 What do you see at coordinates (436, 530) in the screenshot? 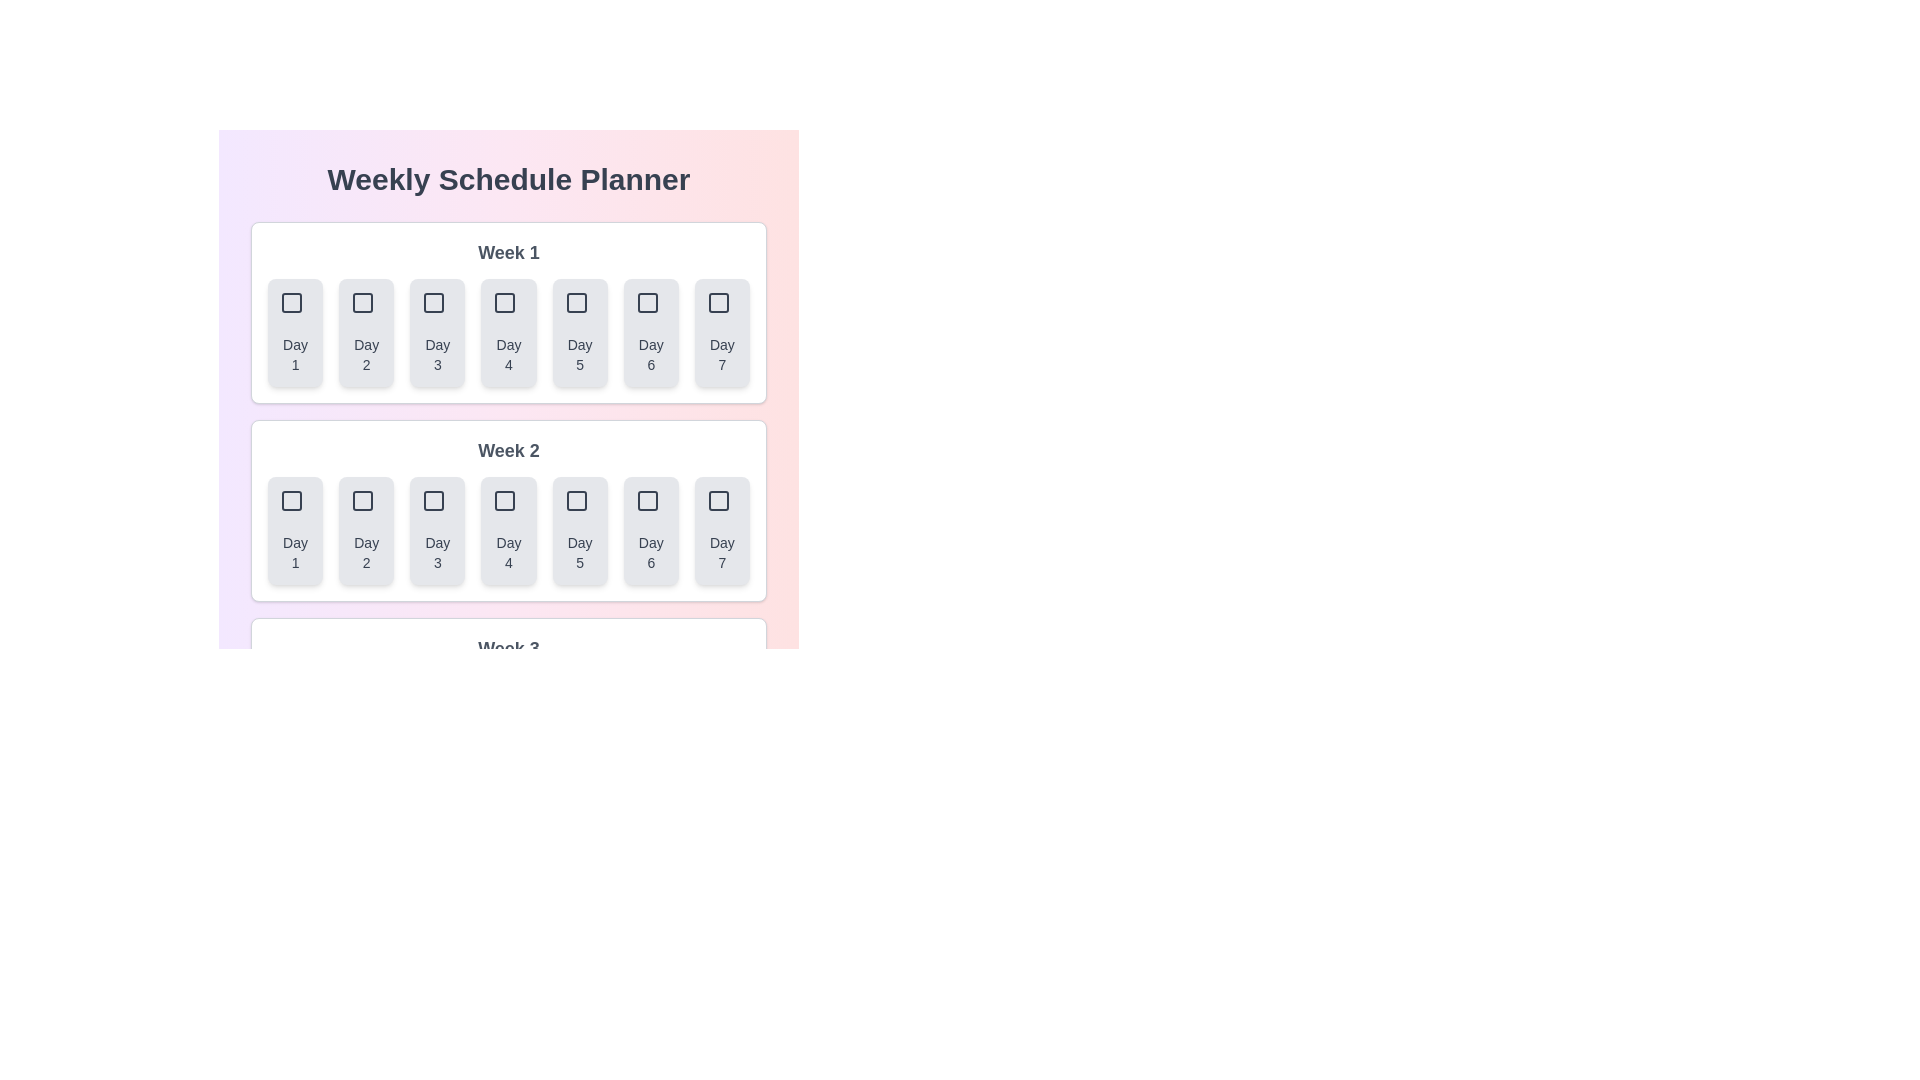
I see `the button corresponding to Week 2 and Day 3 to select that day` at bounding box center [436, 530].